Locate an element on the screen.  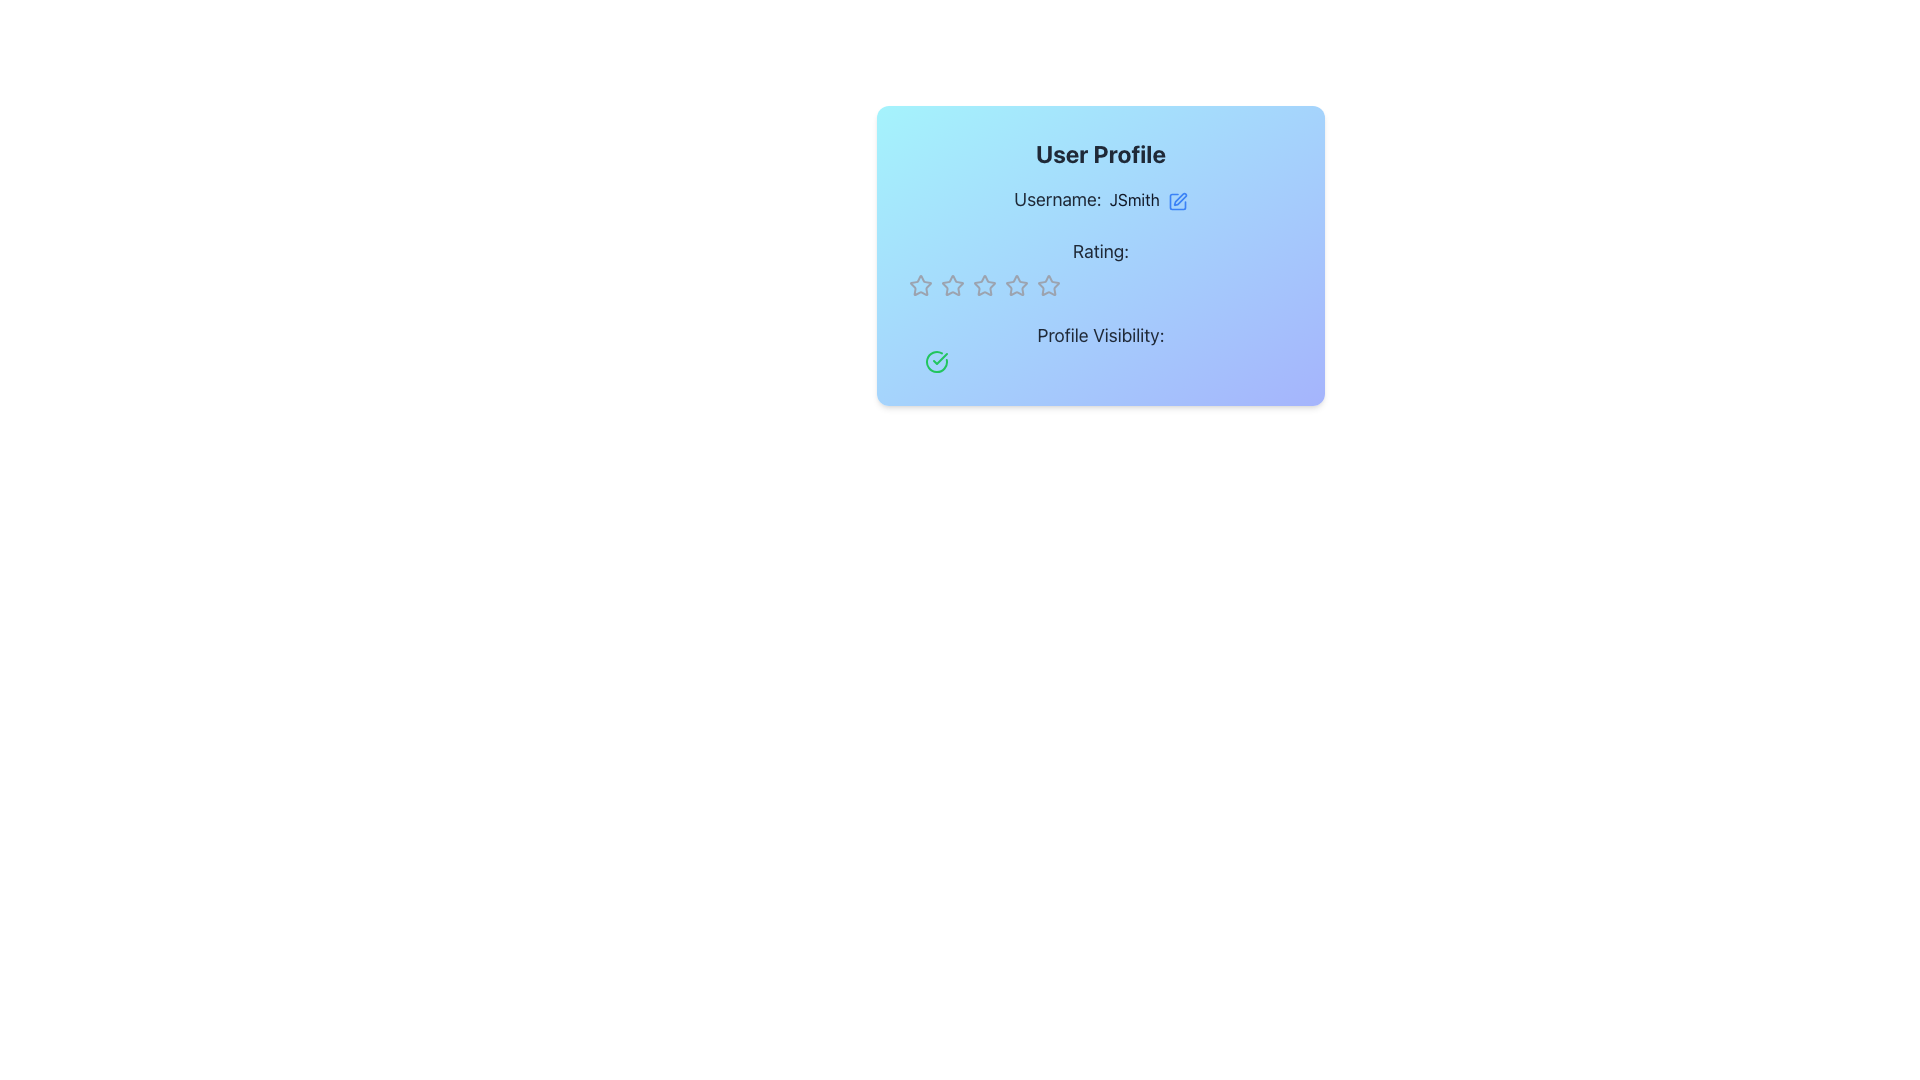
the fourth star icon in the rating interface is located at coordinates (1048, 285).